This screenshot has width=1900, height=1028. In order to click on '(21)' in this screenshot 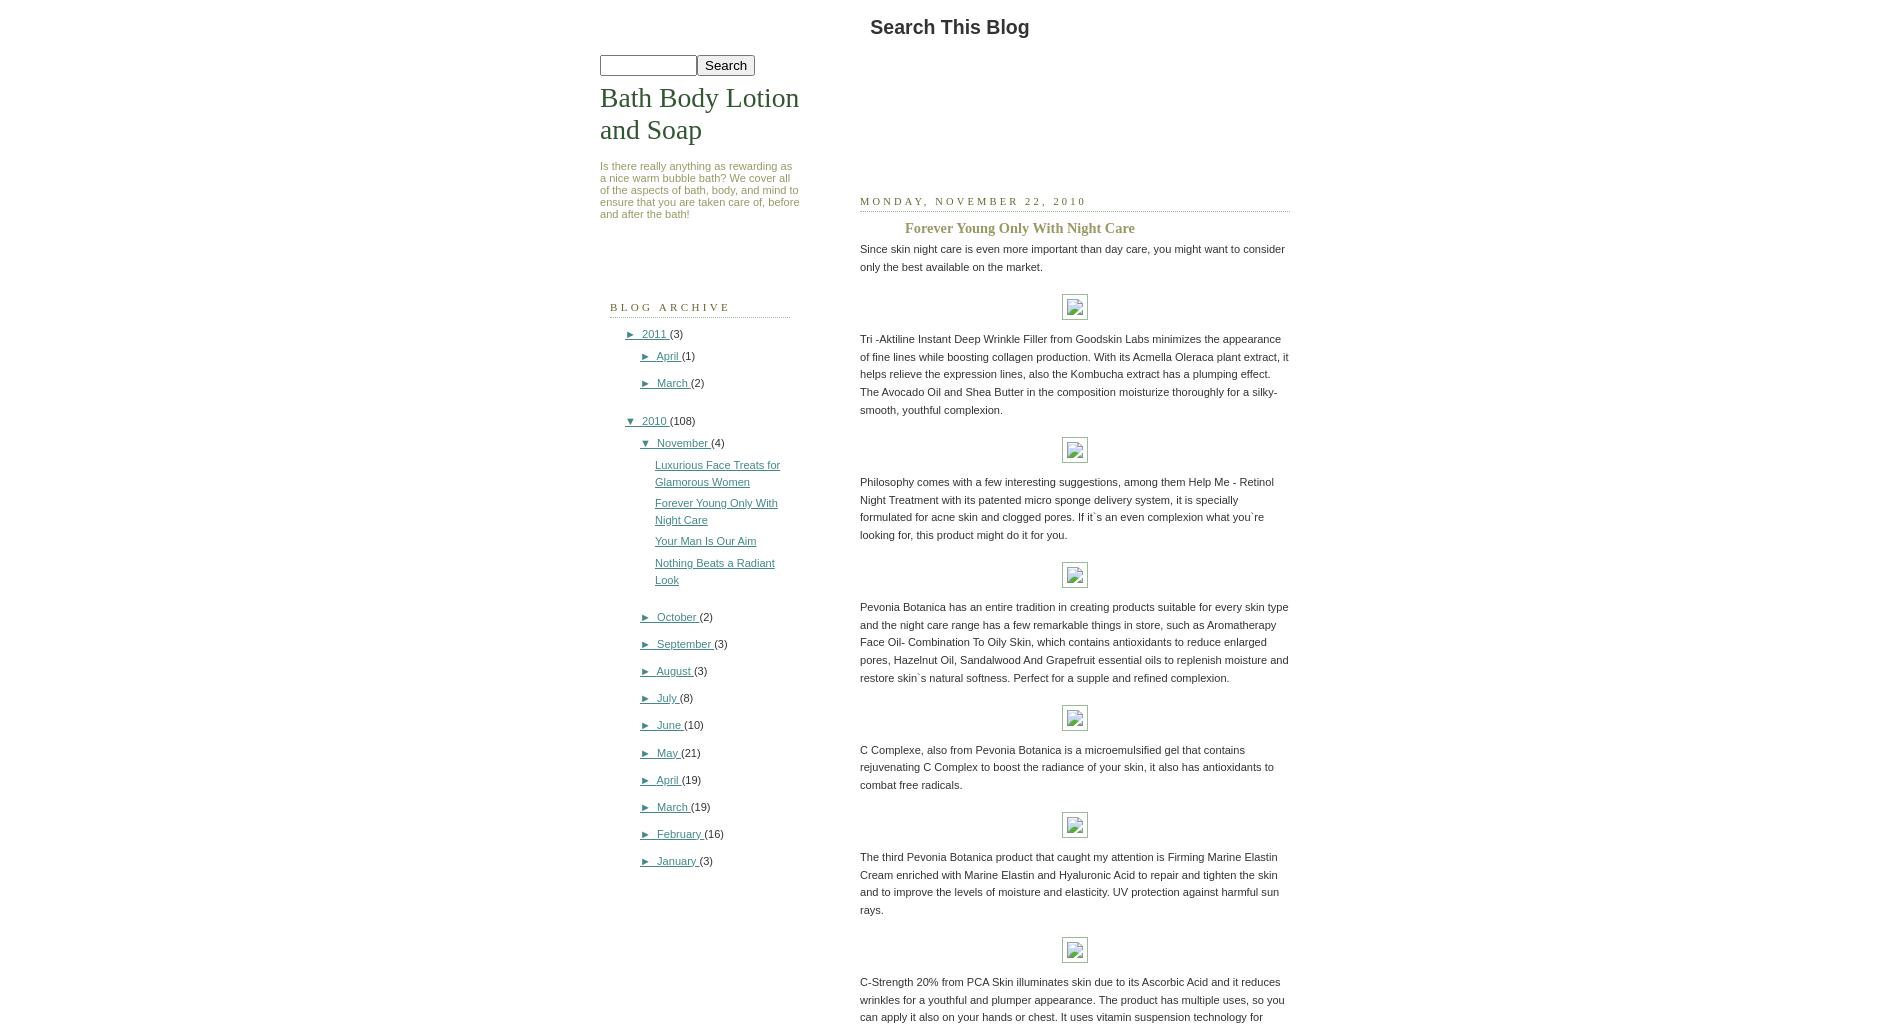, I will do `click(690, 750)`.